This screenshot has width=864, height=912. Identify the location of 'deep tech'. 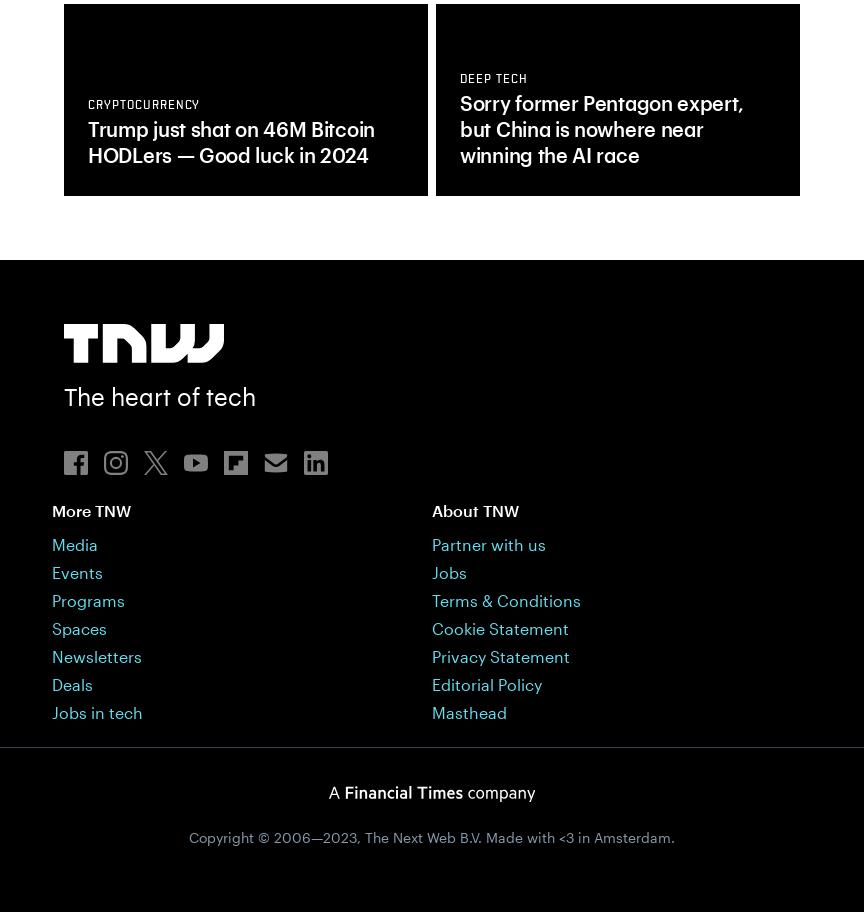
(459, 79).